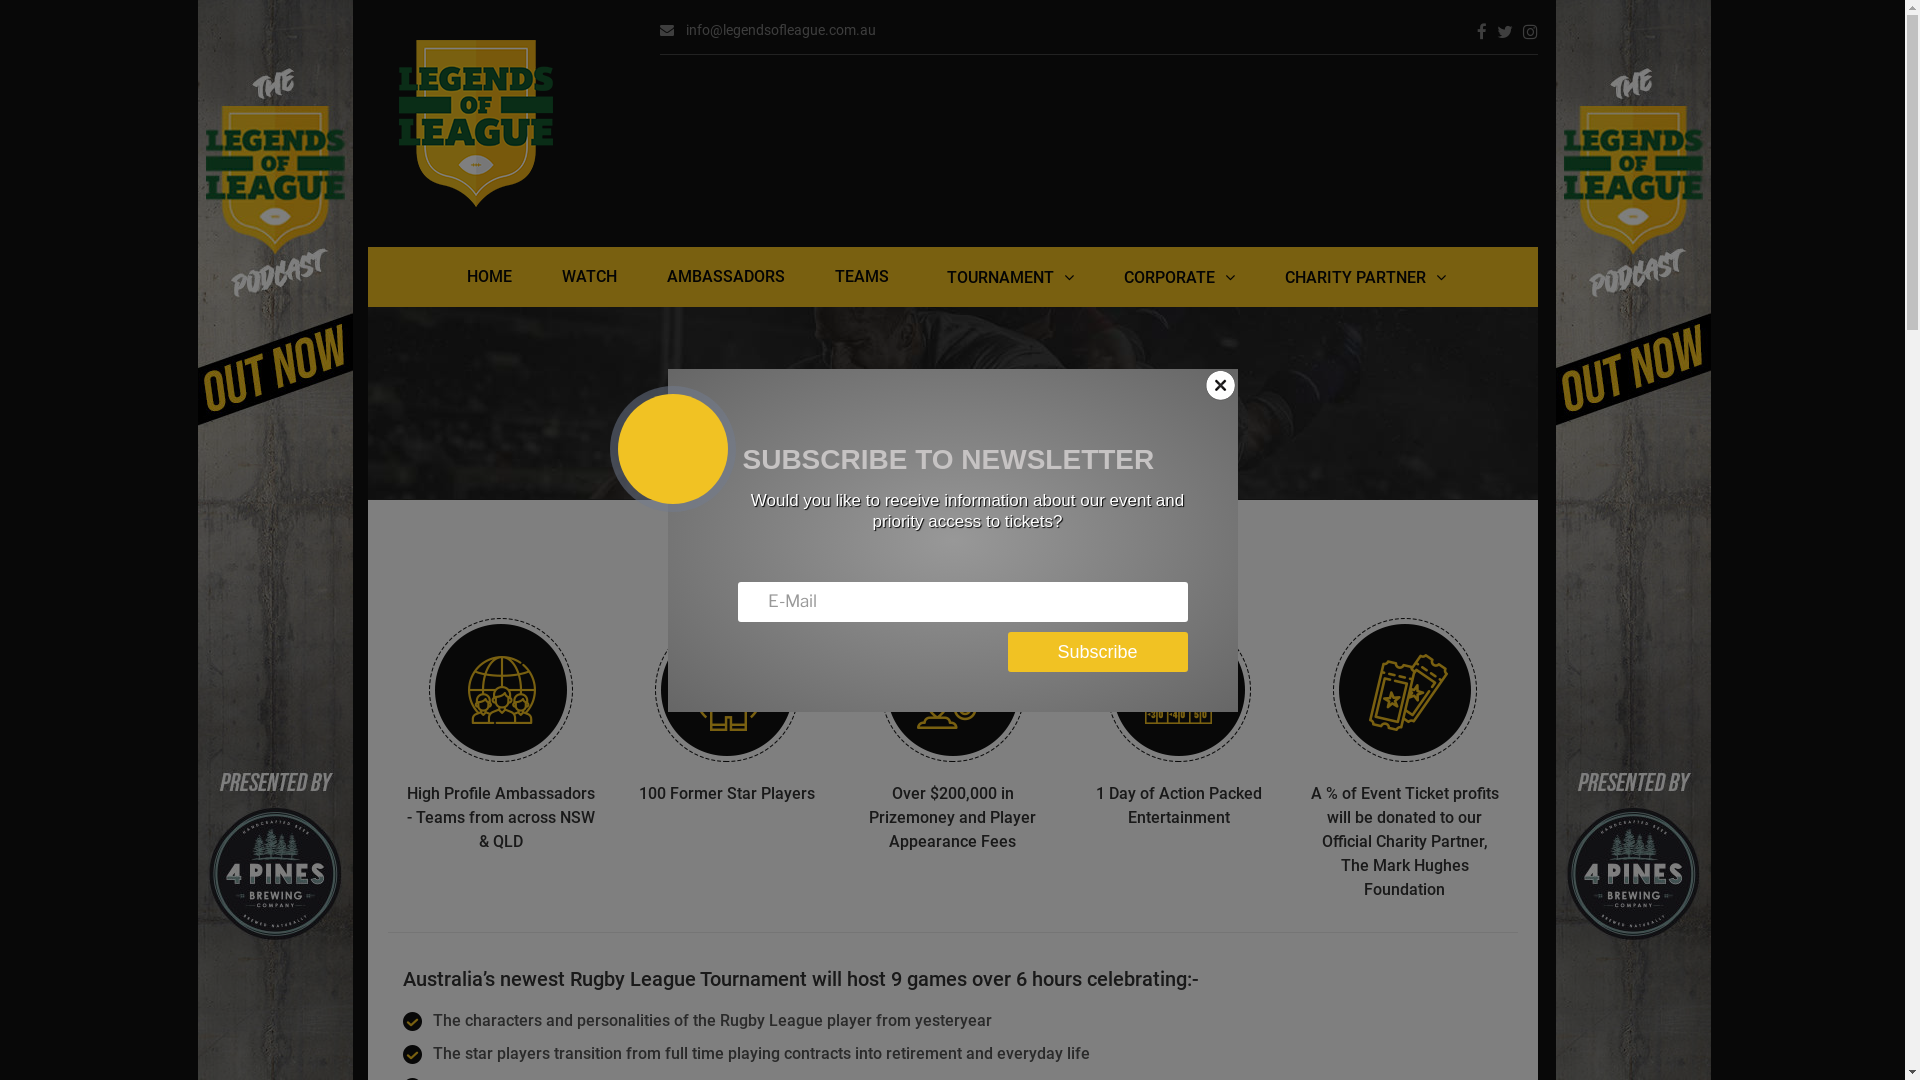  I want to click on '   info@legendsofleague.com.au', so click(767, 30).